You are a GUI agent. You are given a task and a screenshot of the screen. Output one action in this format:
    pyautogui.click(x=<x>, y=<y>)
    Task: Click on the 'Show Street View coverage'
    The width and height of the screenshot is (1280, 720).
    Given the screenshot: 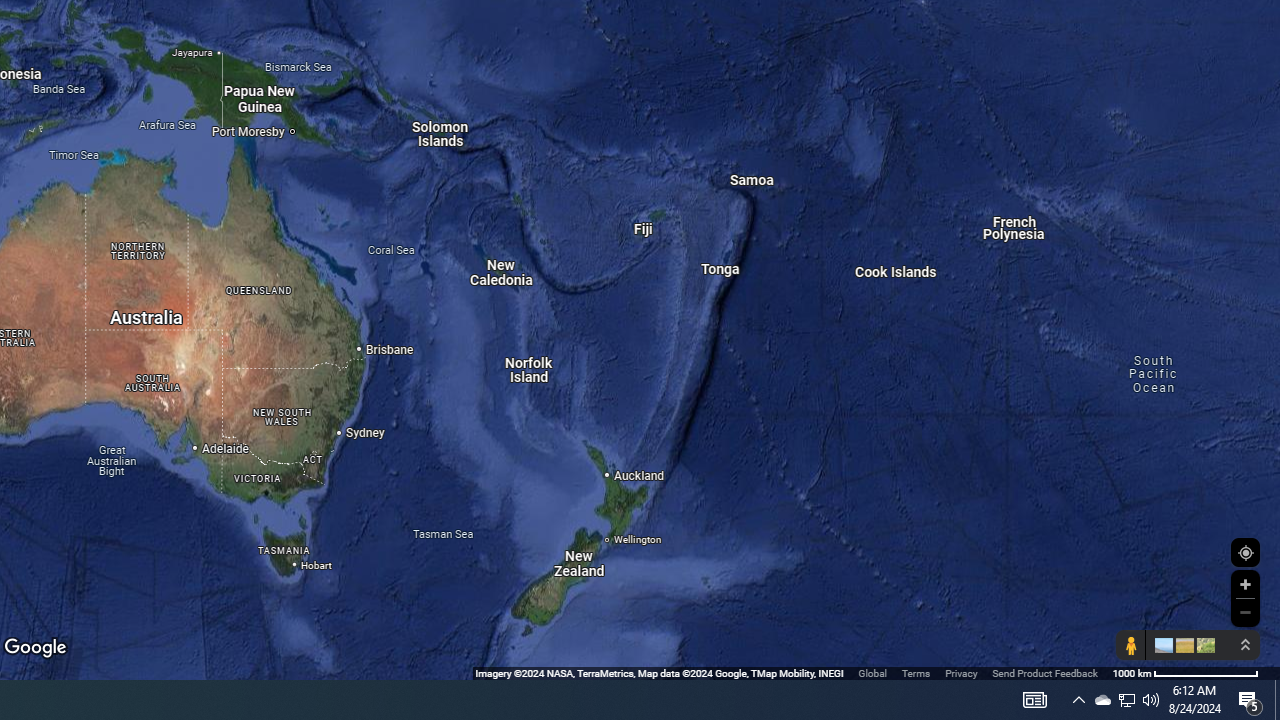 What is the action you would take?
    pyautogui.click(x=1130, y=645)
    